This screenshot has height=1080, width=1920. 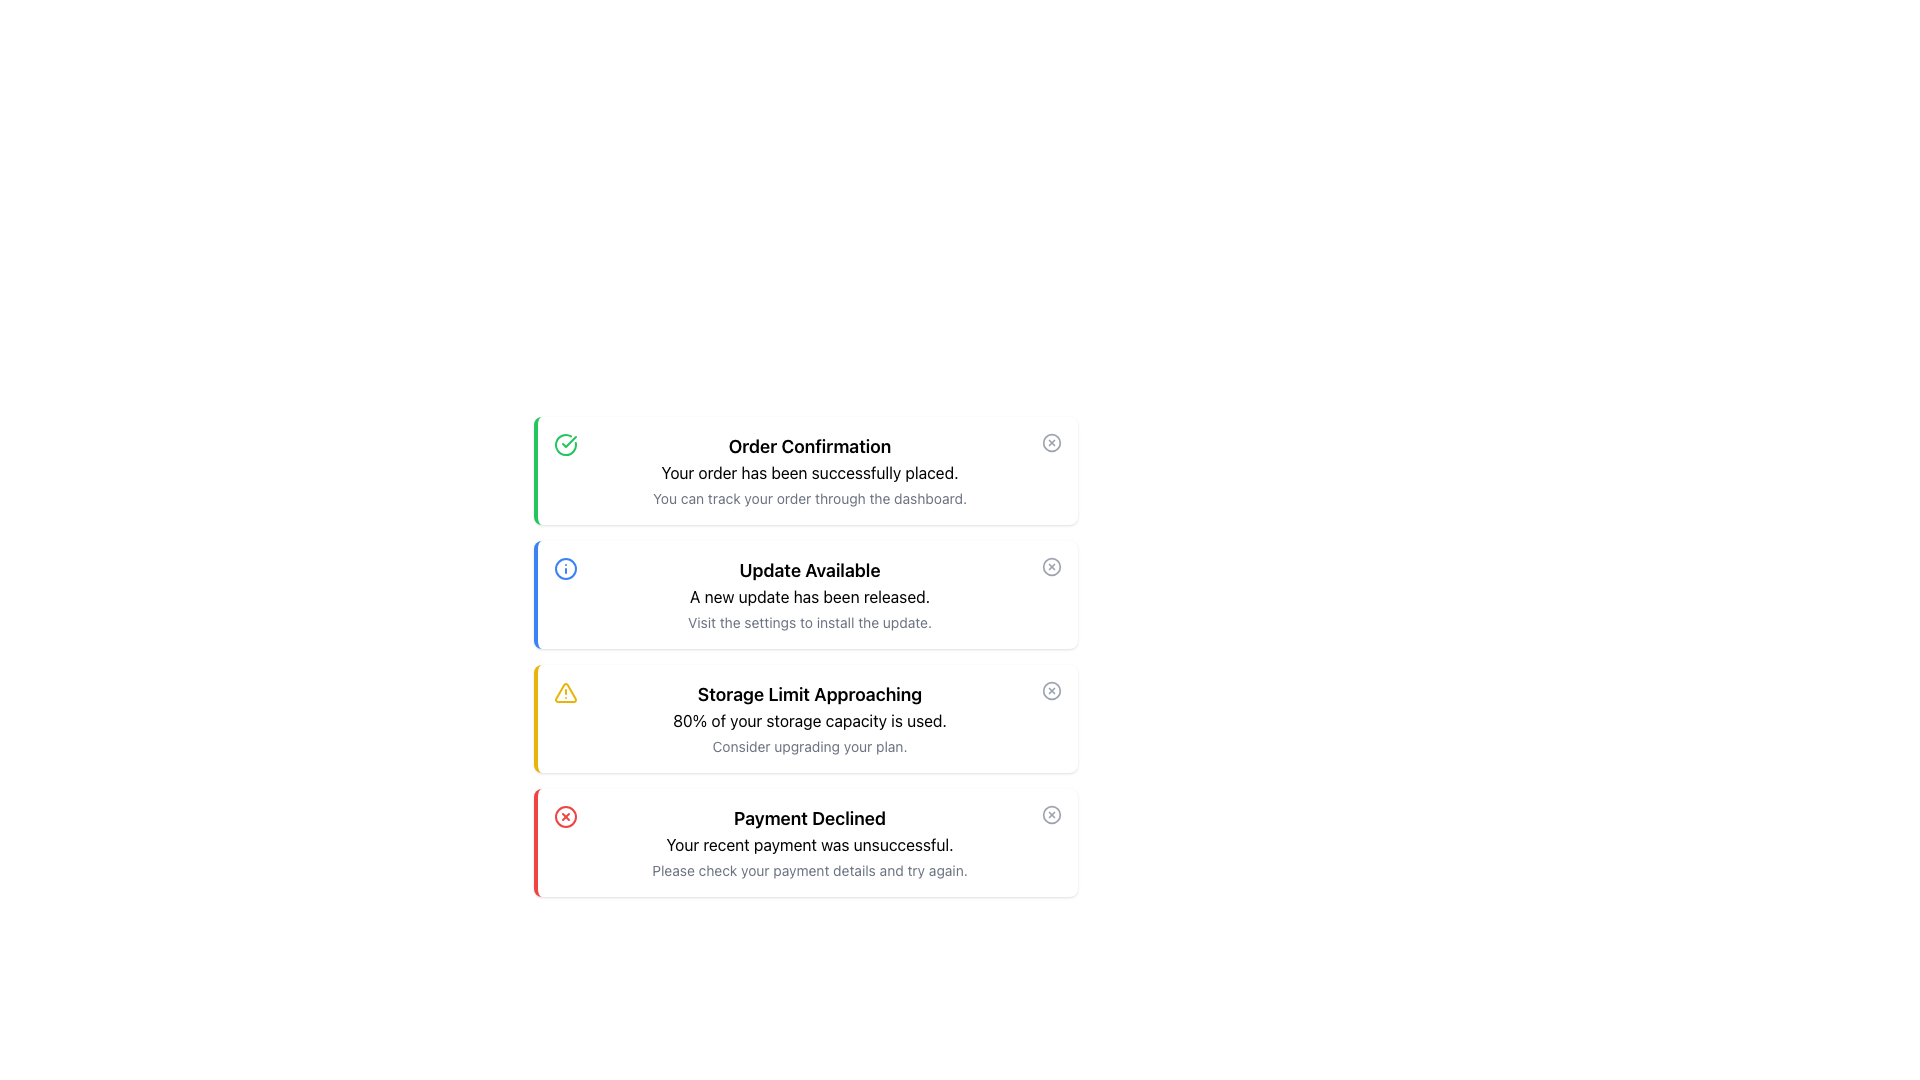 I want to click on the Informative Icon, which is a circular blue outlined icon with an 'i' insignia located in the second notification card from the top, so click(x=565, y=569).